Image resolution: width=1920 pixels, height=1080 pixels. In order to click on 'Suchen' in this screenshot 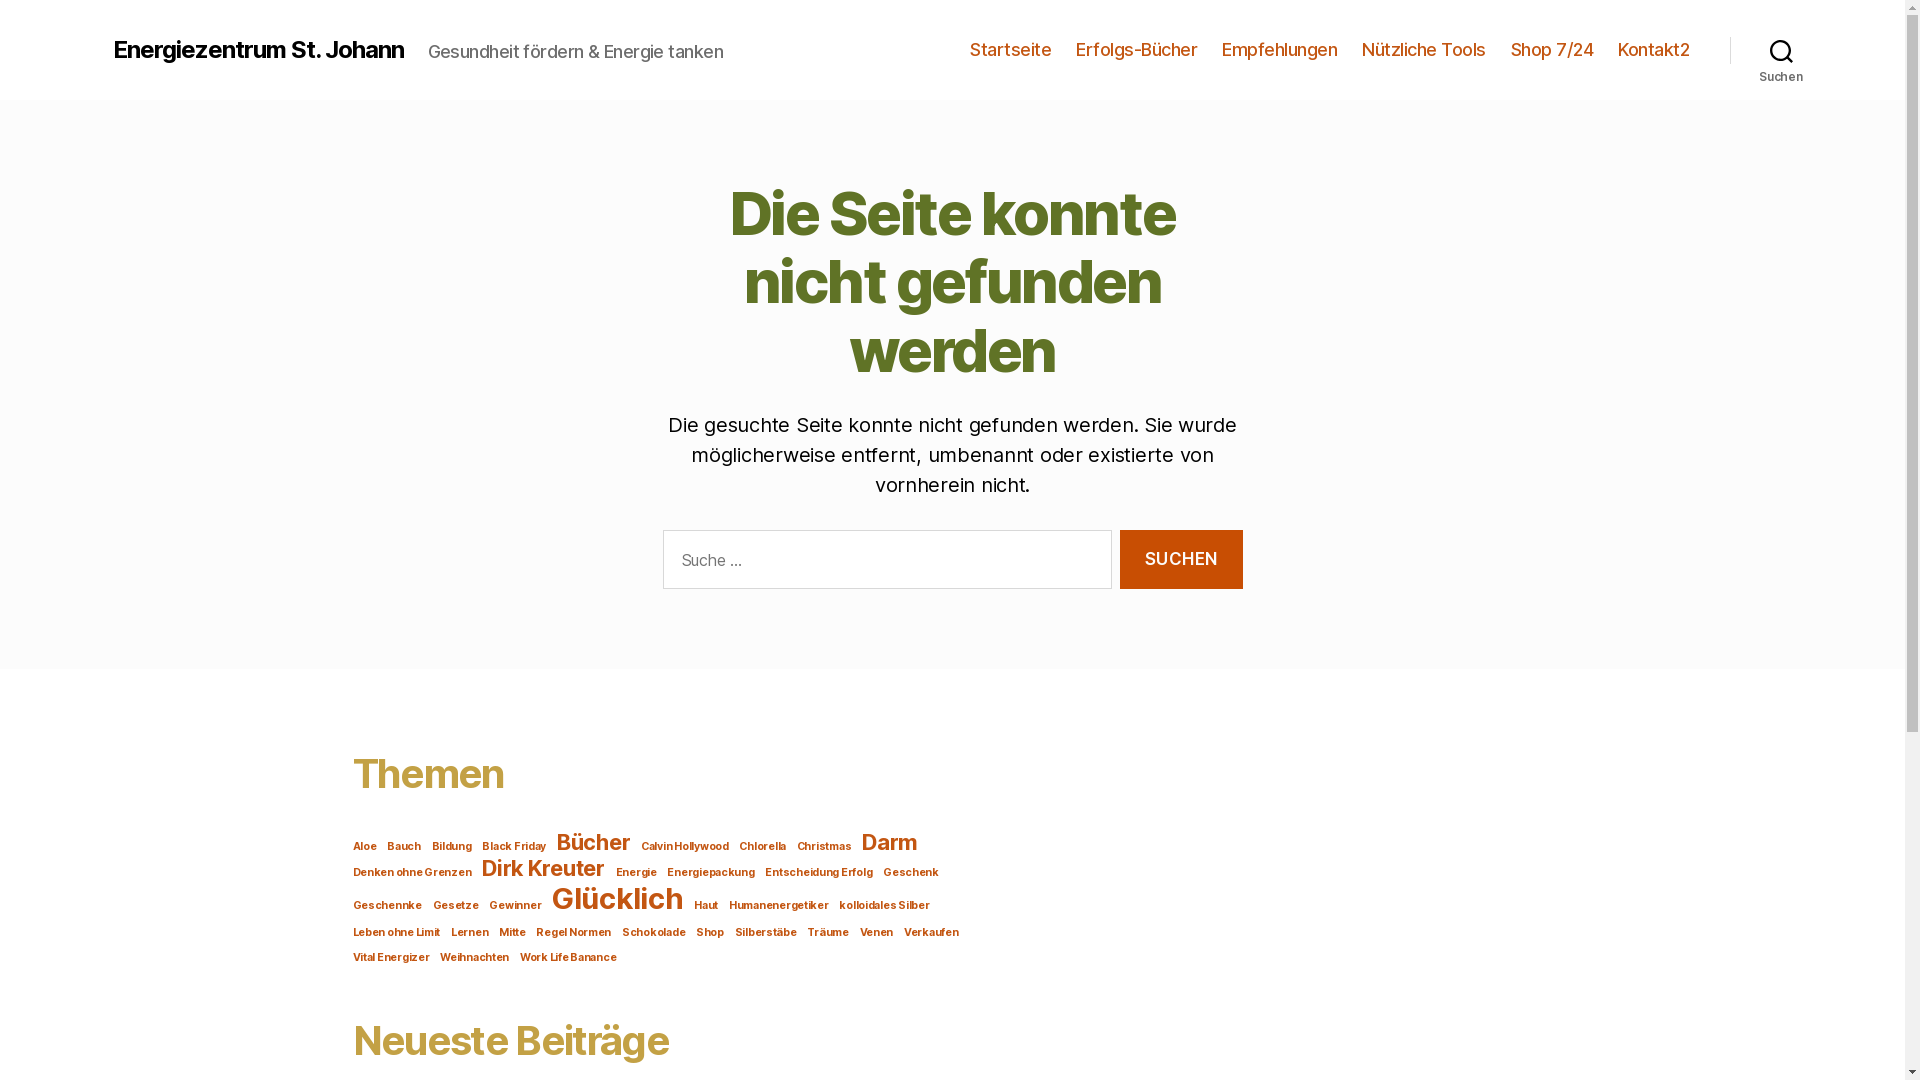, I will do `click(1728, 49)`.